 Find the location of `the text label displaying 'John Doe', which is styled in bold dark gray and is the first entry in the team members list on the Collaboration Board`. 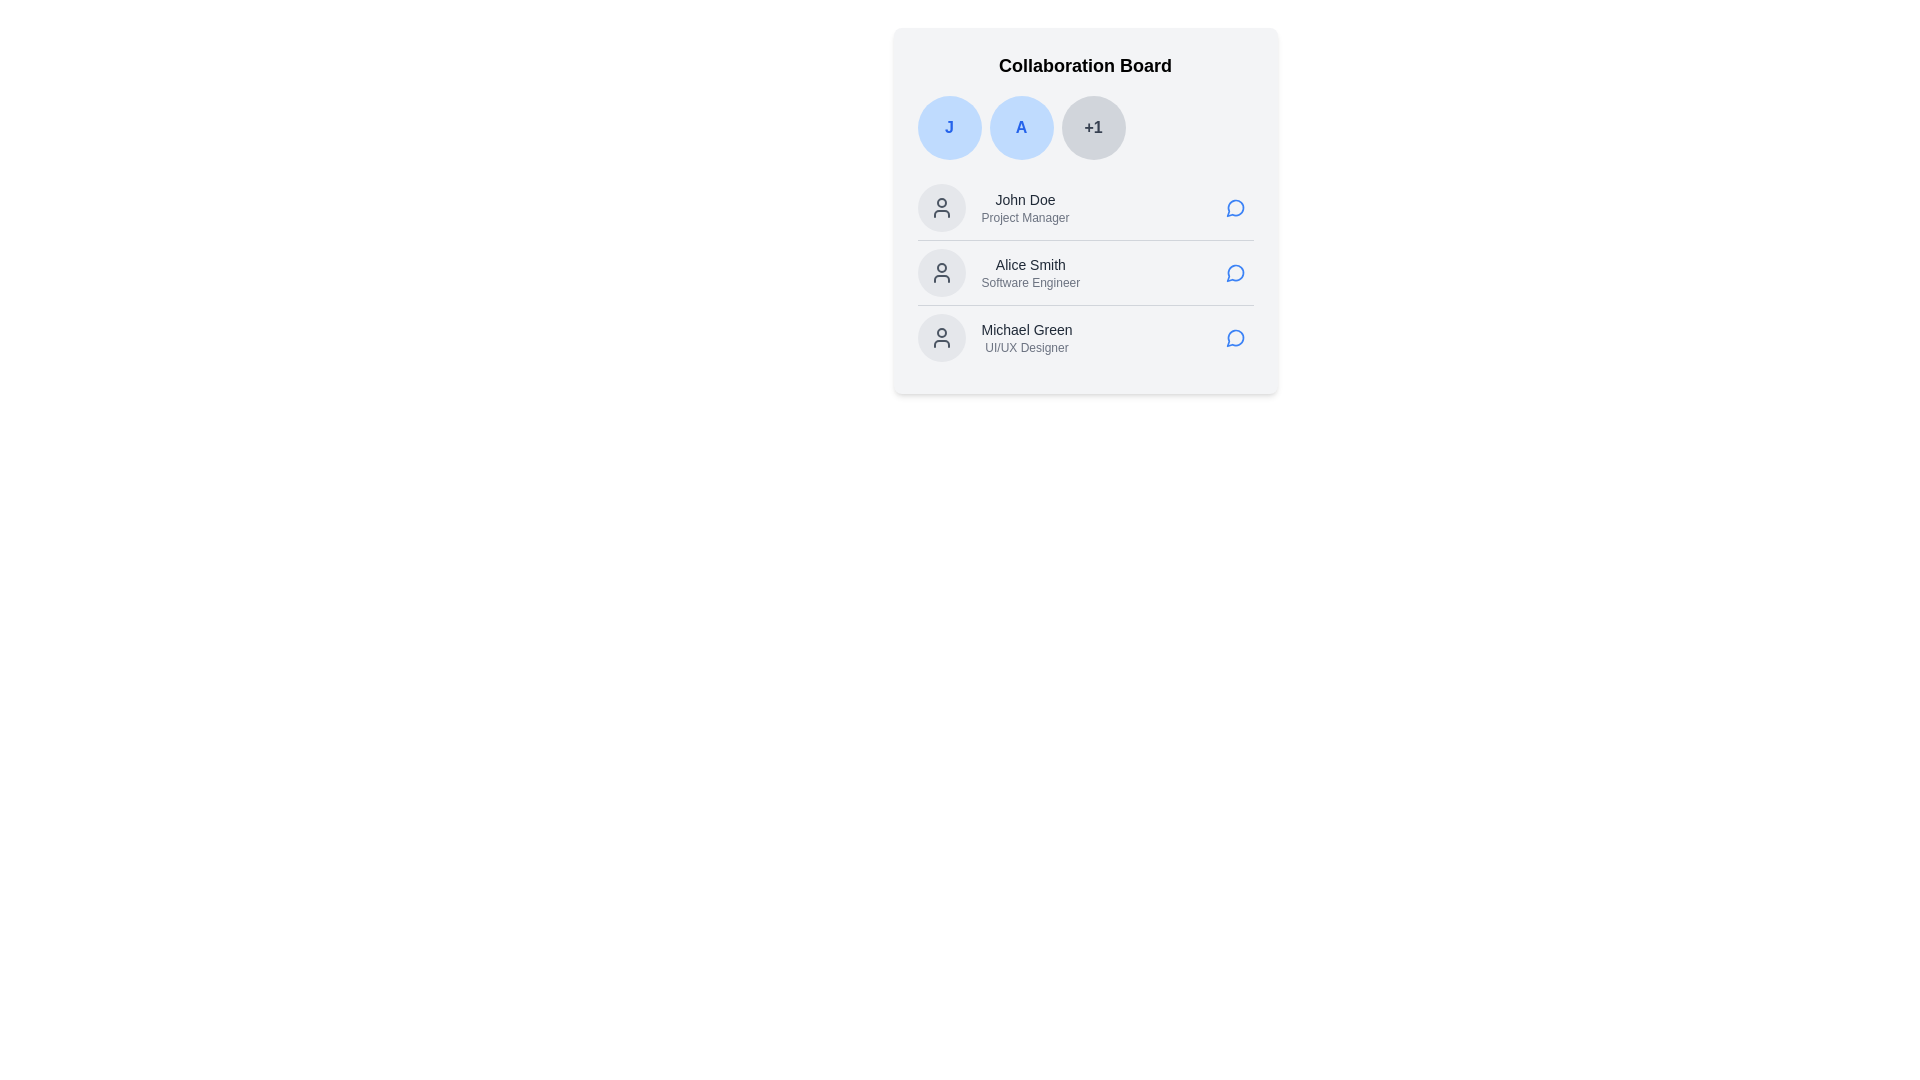

the text label displaying 'John Doe', which is styled in bold dark gray and is the first entry in the team members list on the Collaboration Board is located at coordinates (1025, 200).